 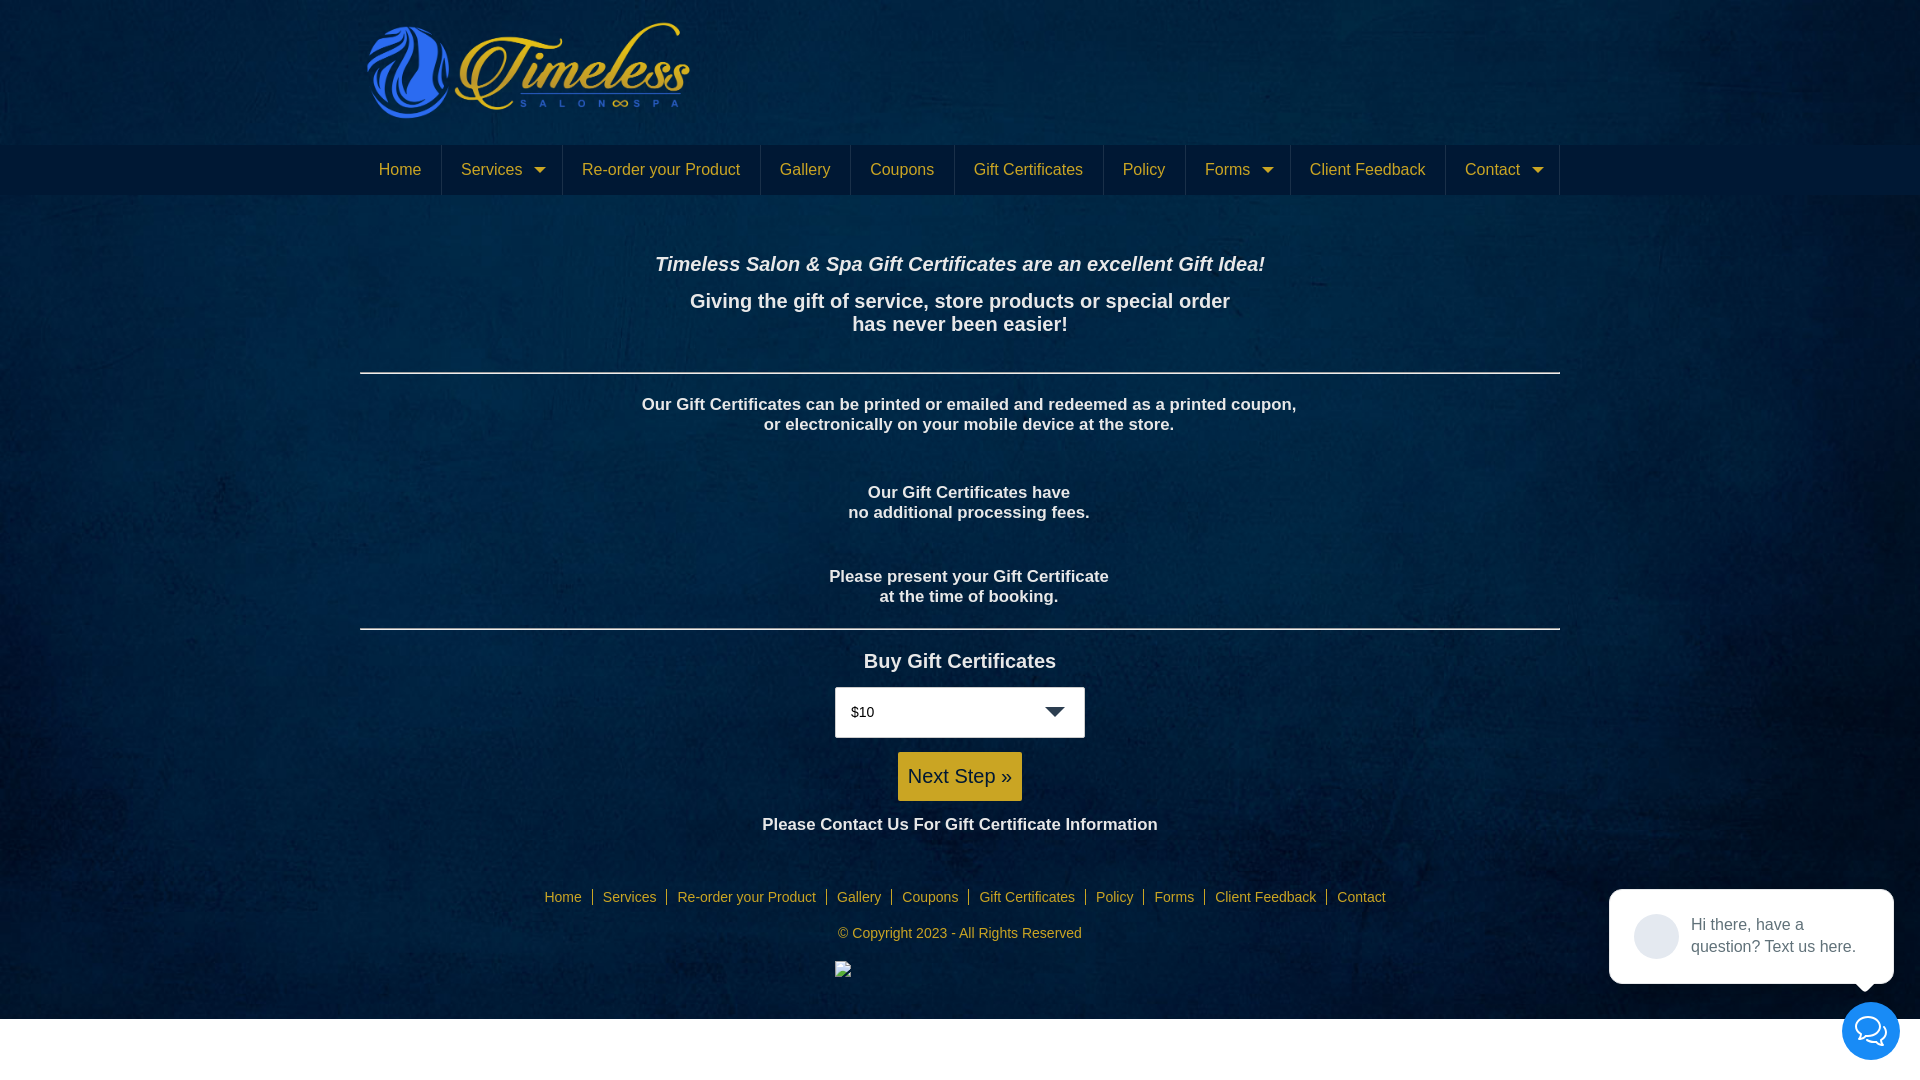 I want to click on 'Policy', so click(x=1094, y=896).